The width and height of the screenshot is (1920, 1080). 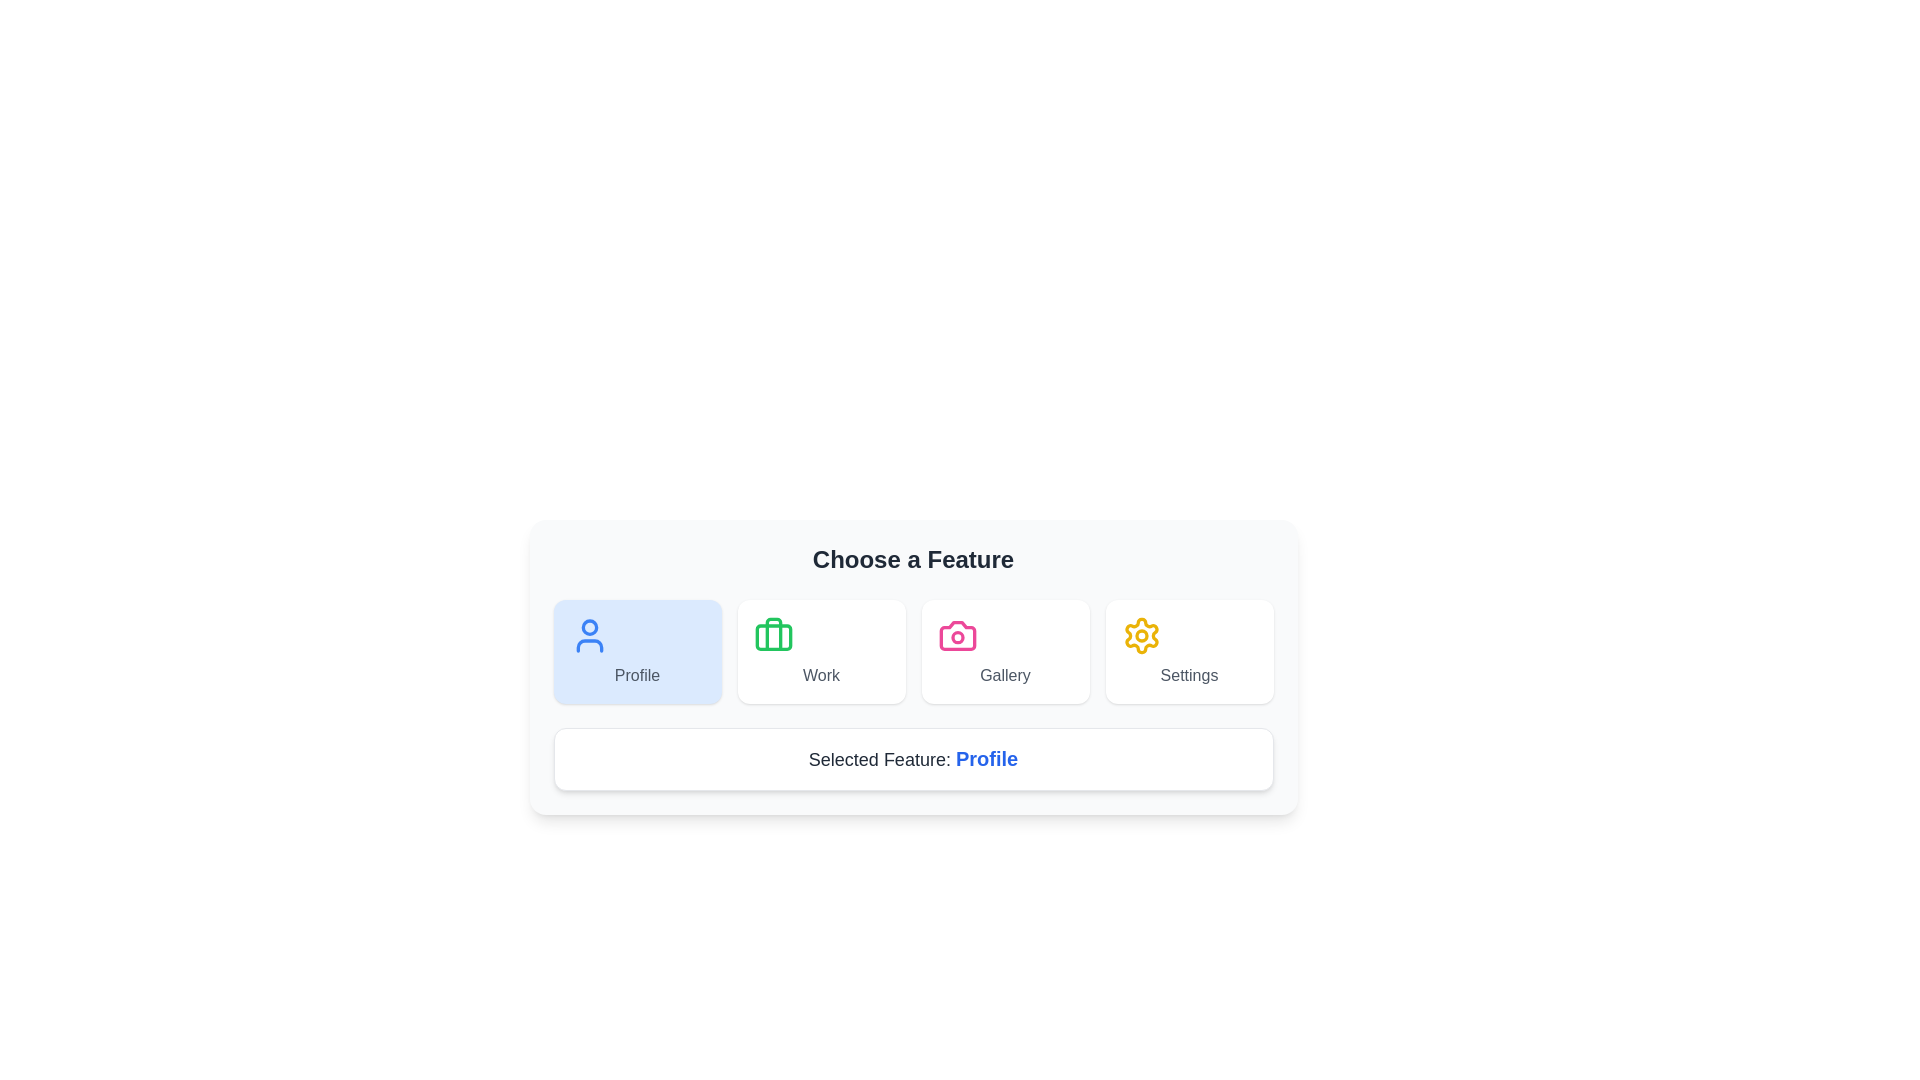 What do you see at coordinates (588, 636) in the screenshot?
I see `the 'Profile' icon located in the top-left corner of the selection interface` at bounding box center [588, 636].